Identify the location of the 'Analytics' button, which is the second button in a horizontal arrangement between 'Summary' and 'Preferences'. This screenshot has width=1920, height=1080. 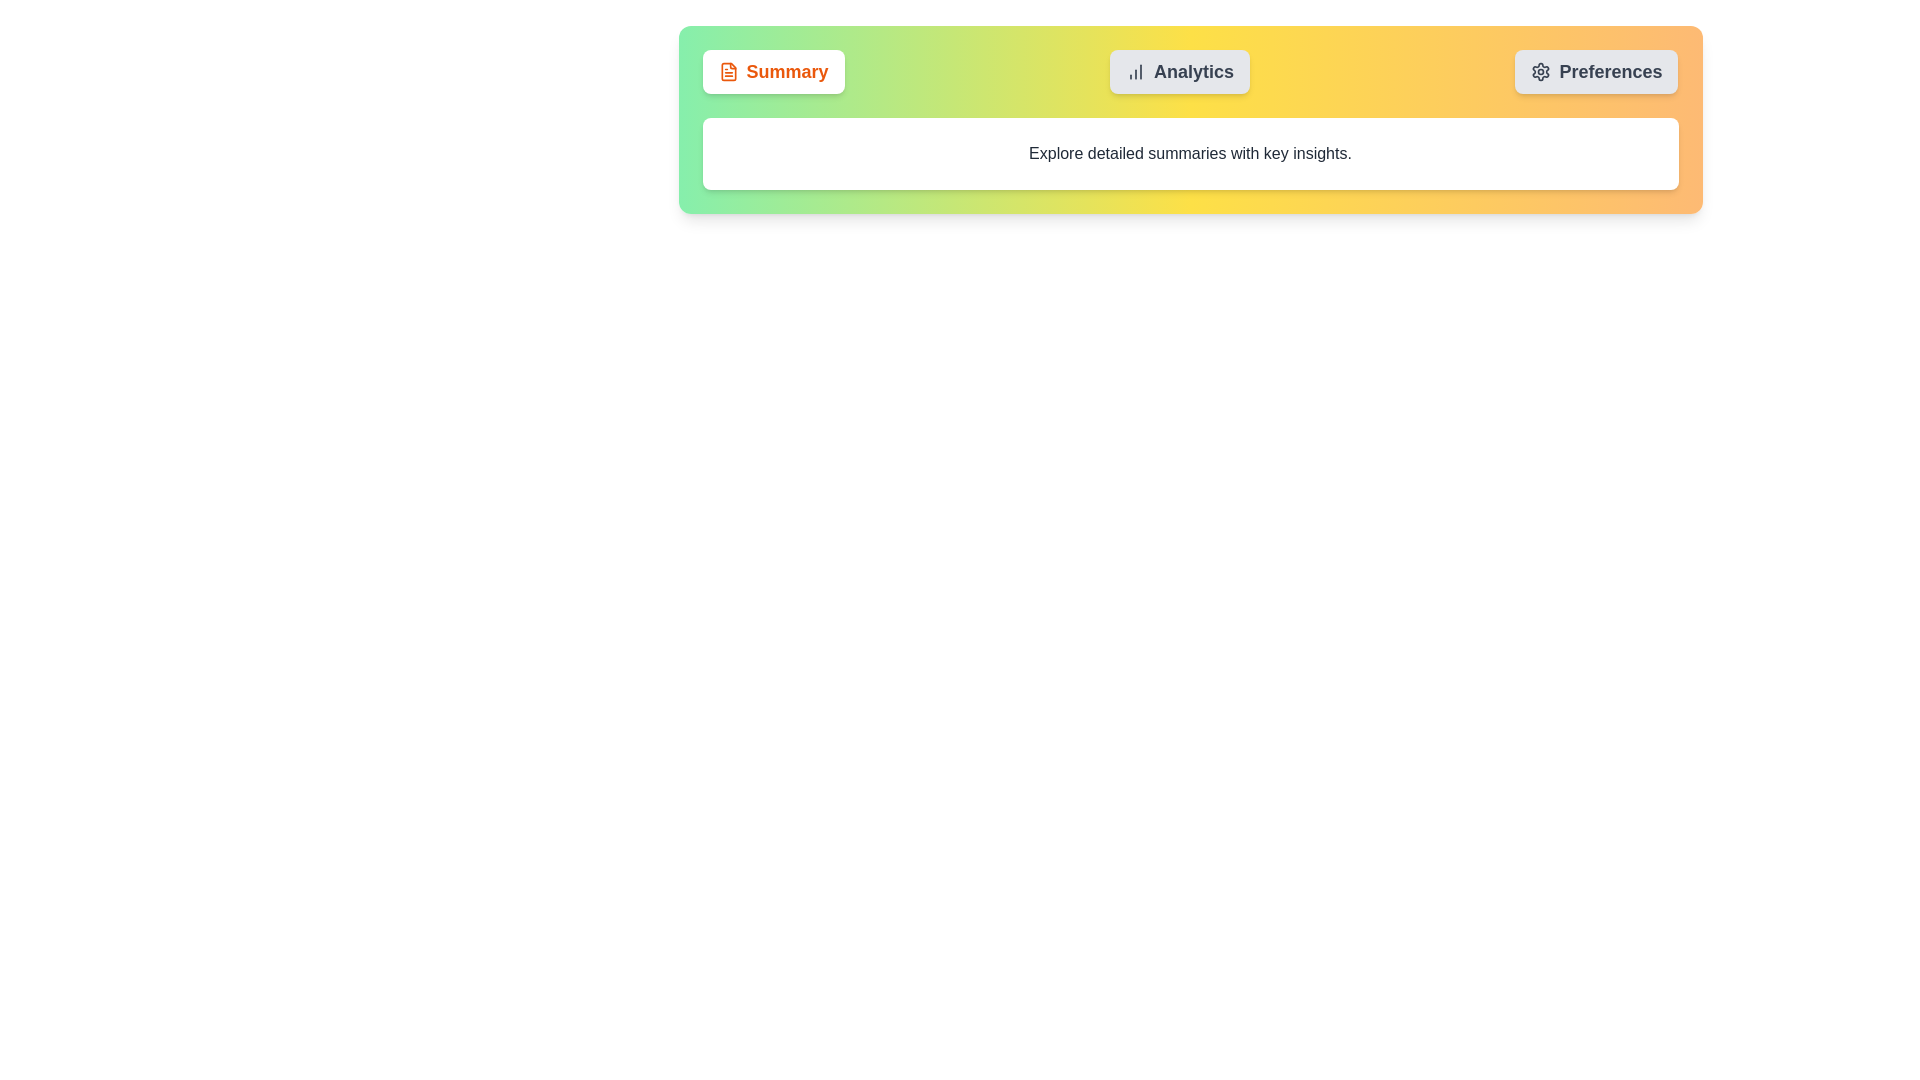
(1190, 71).